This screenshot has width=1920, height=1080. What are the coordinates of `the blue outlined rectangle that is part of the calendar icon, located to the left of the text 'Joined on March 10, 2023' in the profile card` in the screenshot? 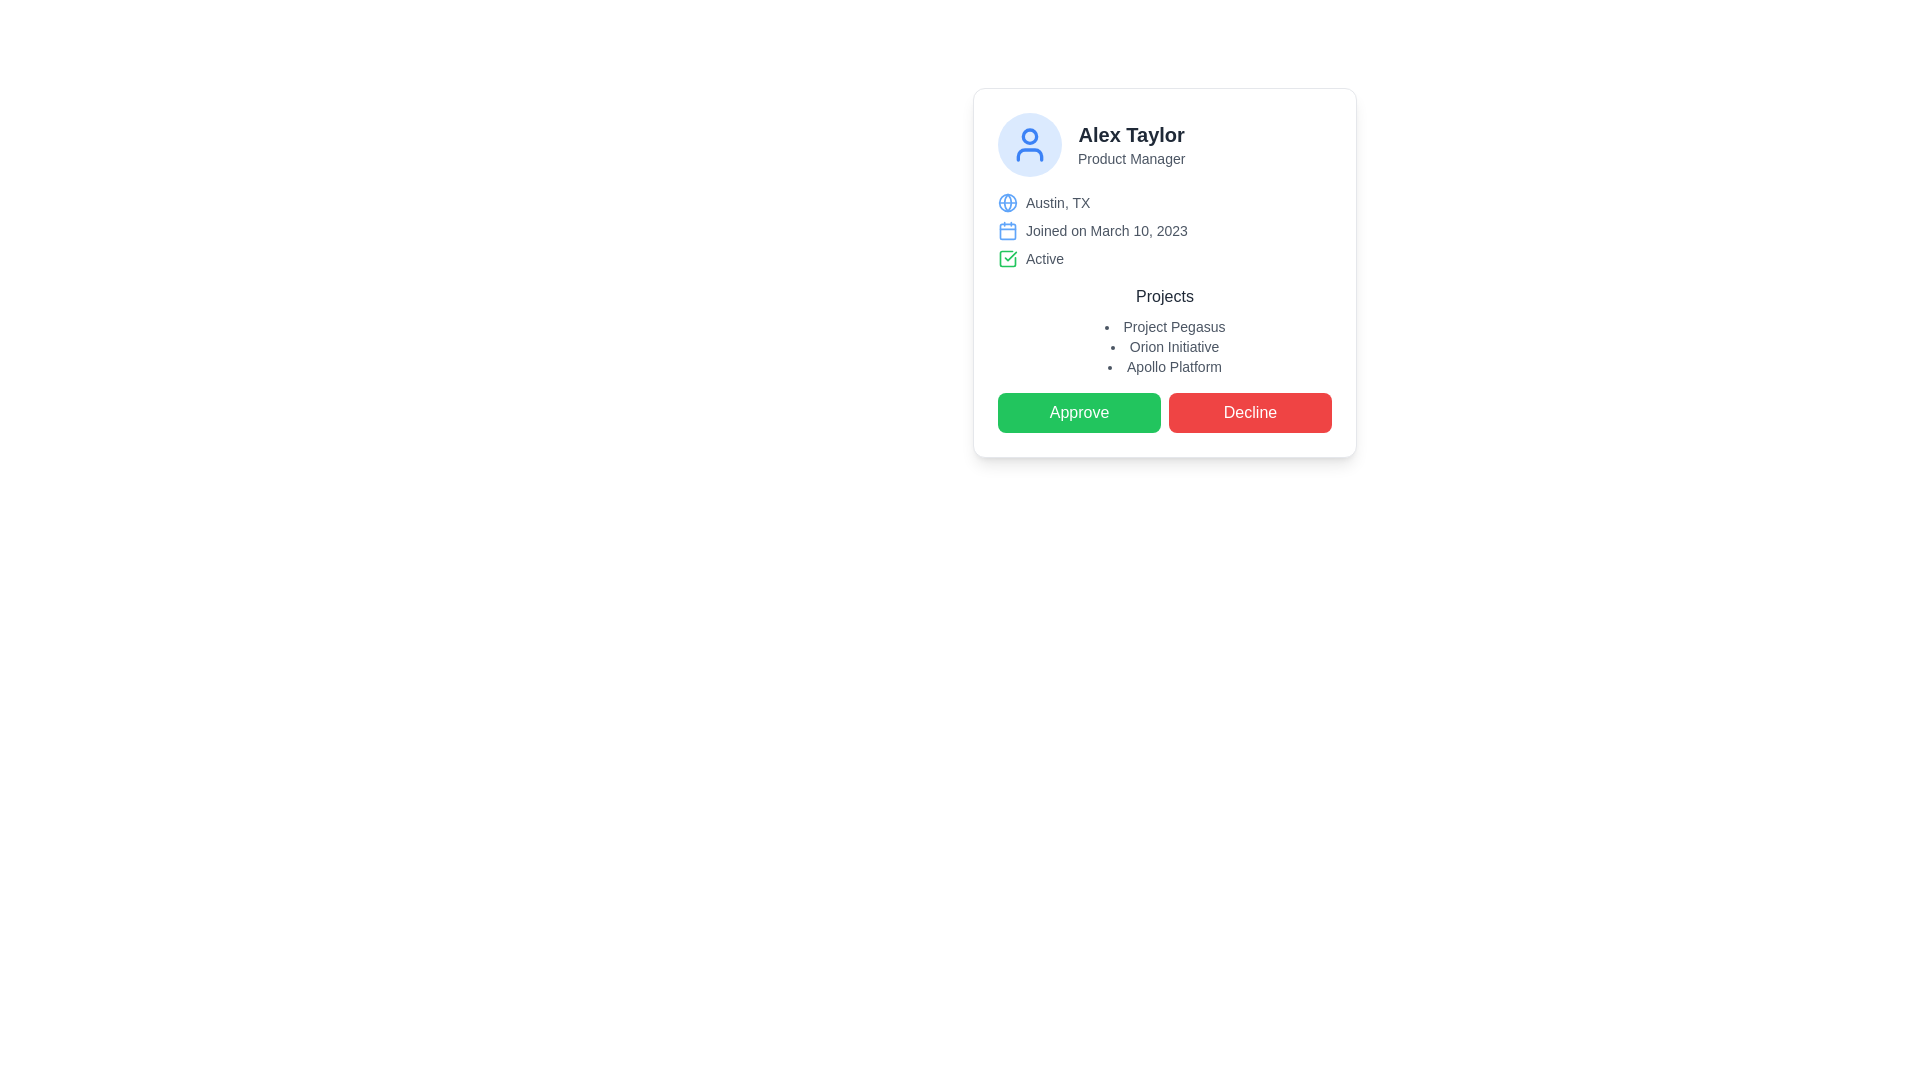 It's located at (1008, 230).